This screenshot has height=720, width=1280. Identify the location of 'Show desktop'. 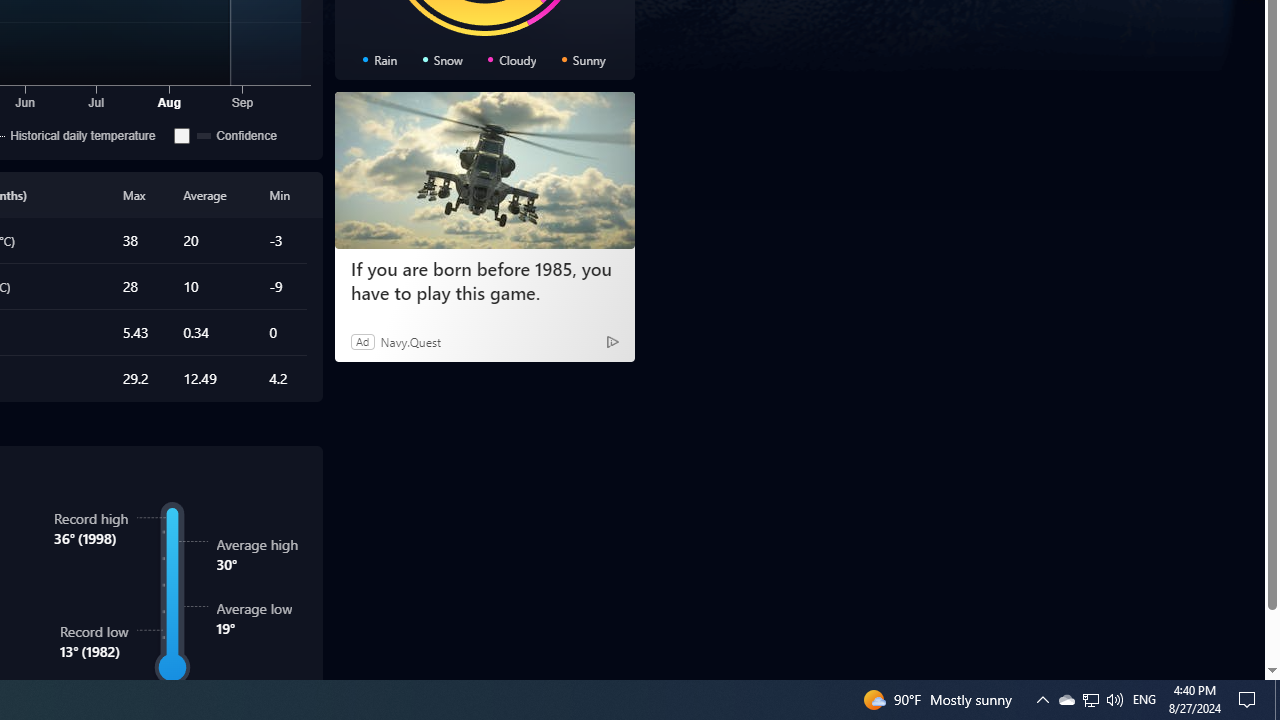
(1250, 698).